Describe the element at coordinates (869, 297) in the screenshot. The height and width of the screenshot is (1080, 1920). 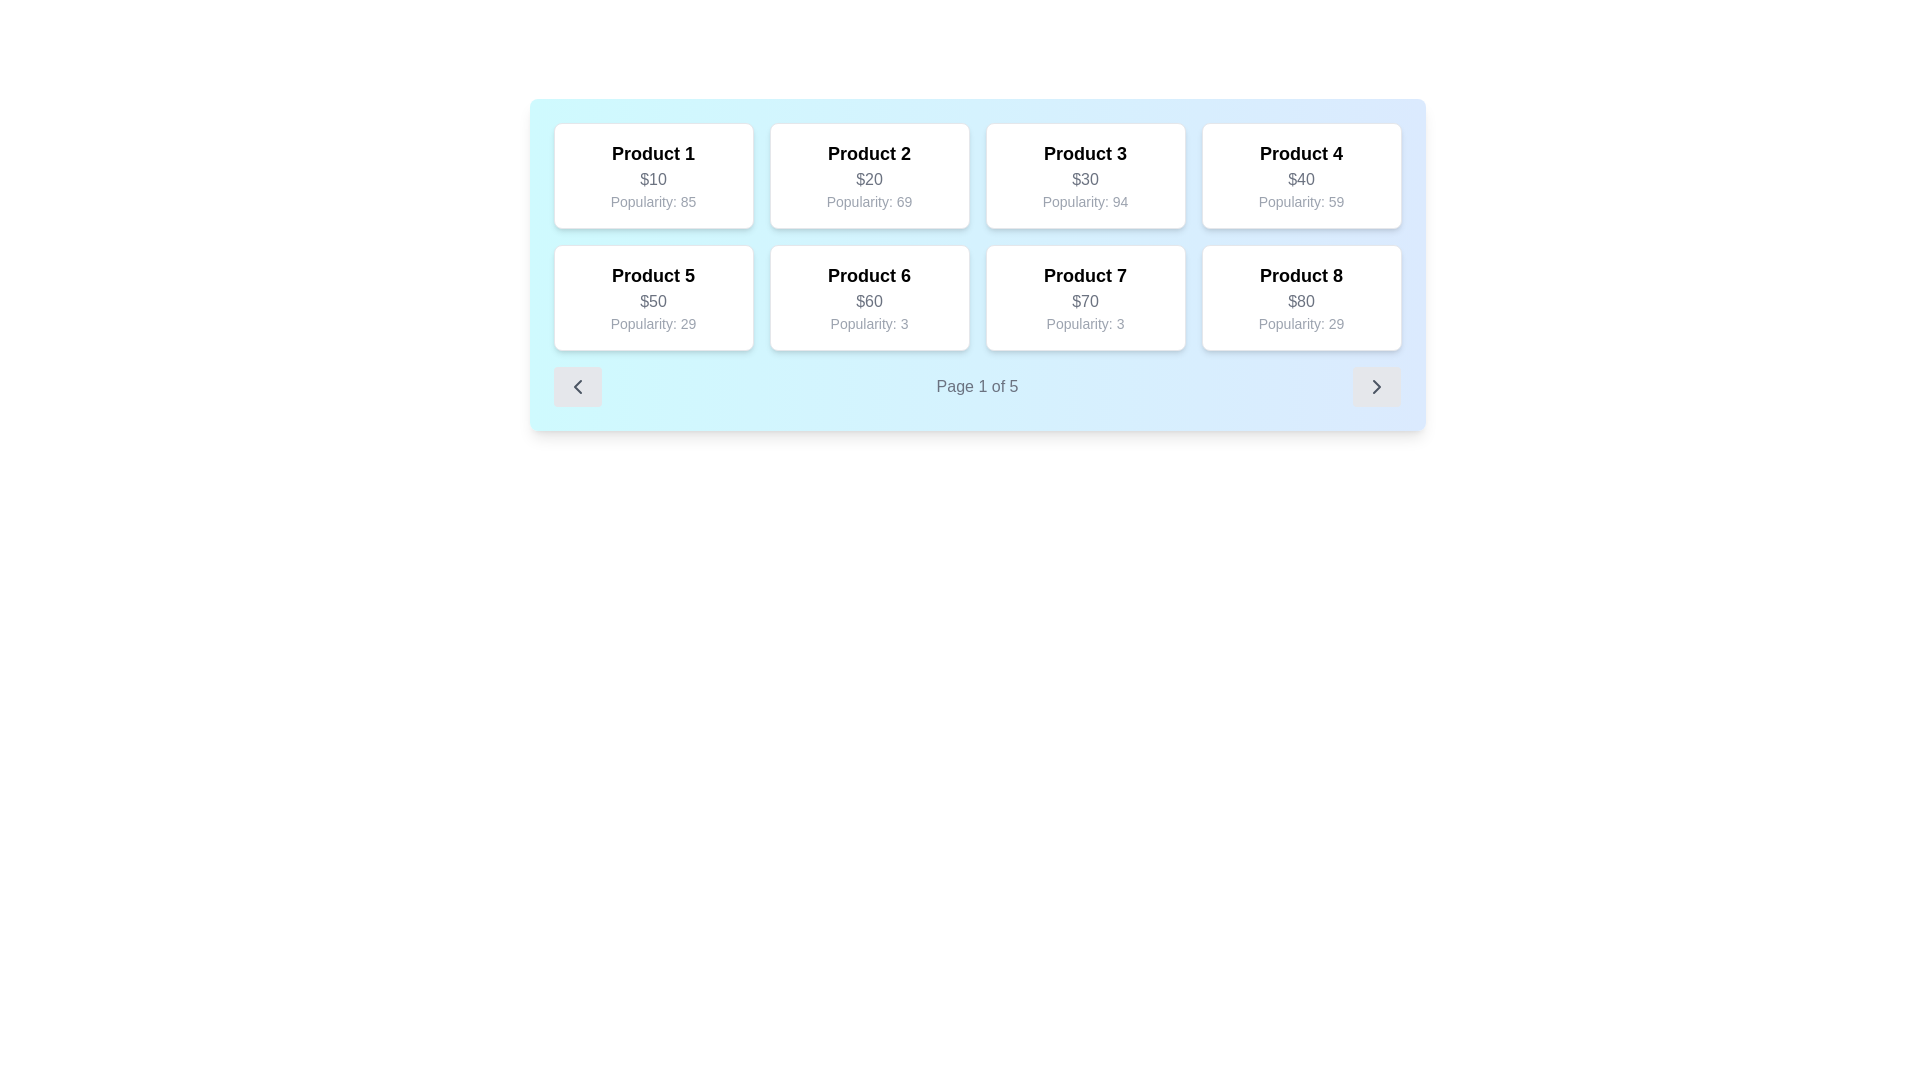
I see `the Information card displaying 'Product 6', which has a white background and rounded edges, located` at that location.